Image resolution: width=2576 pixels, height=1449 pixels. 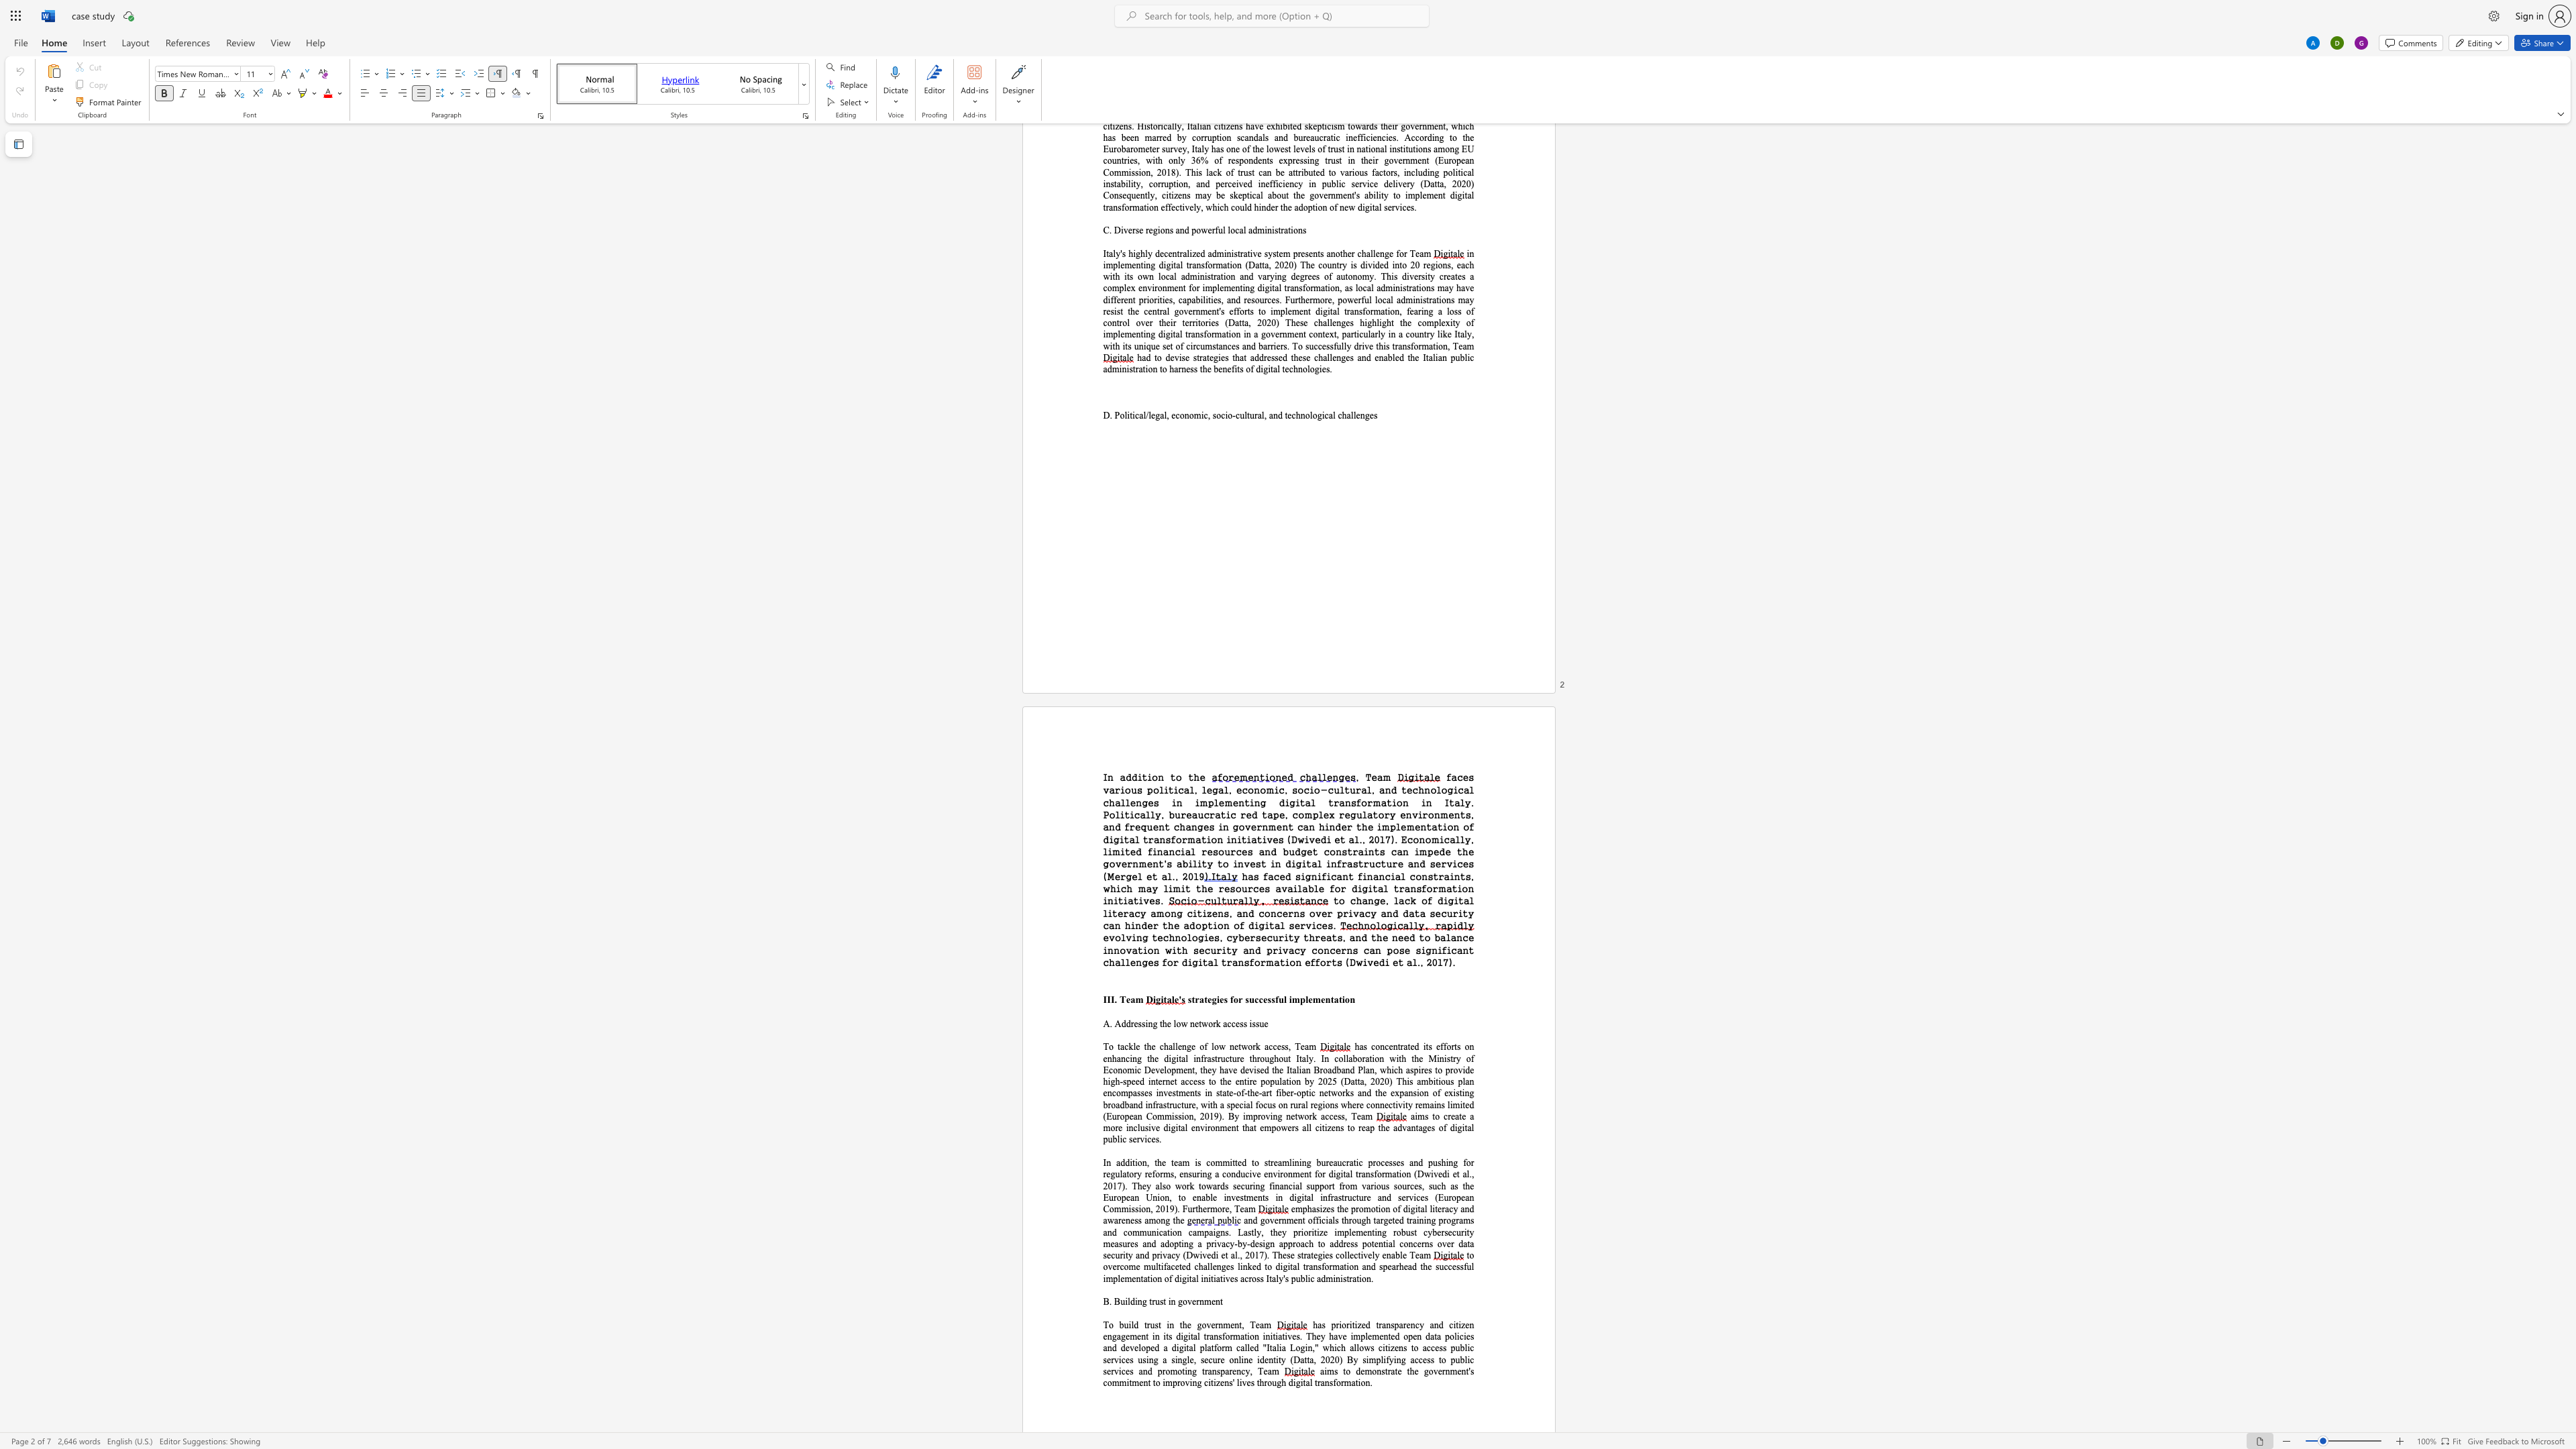 What do you see at coordinates (1436, 1116) in the screenshot?
I see `the 1th character "o" in the text` at bounding box center [1436, 1116].